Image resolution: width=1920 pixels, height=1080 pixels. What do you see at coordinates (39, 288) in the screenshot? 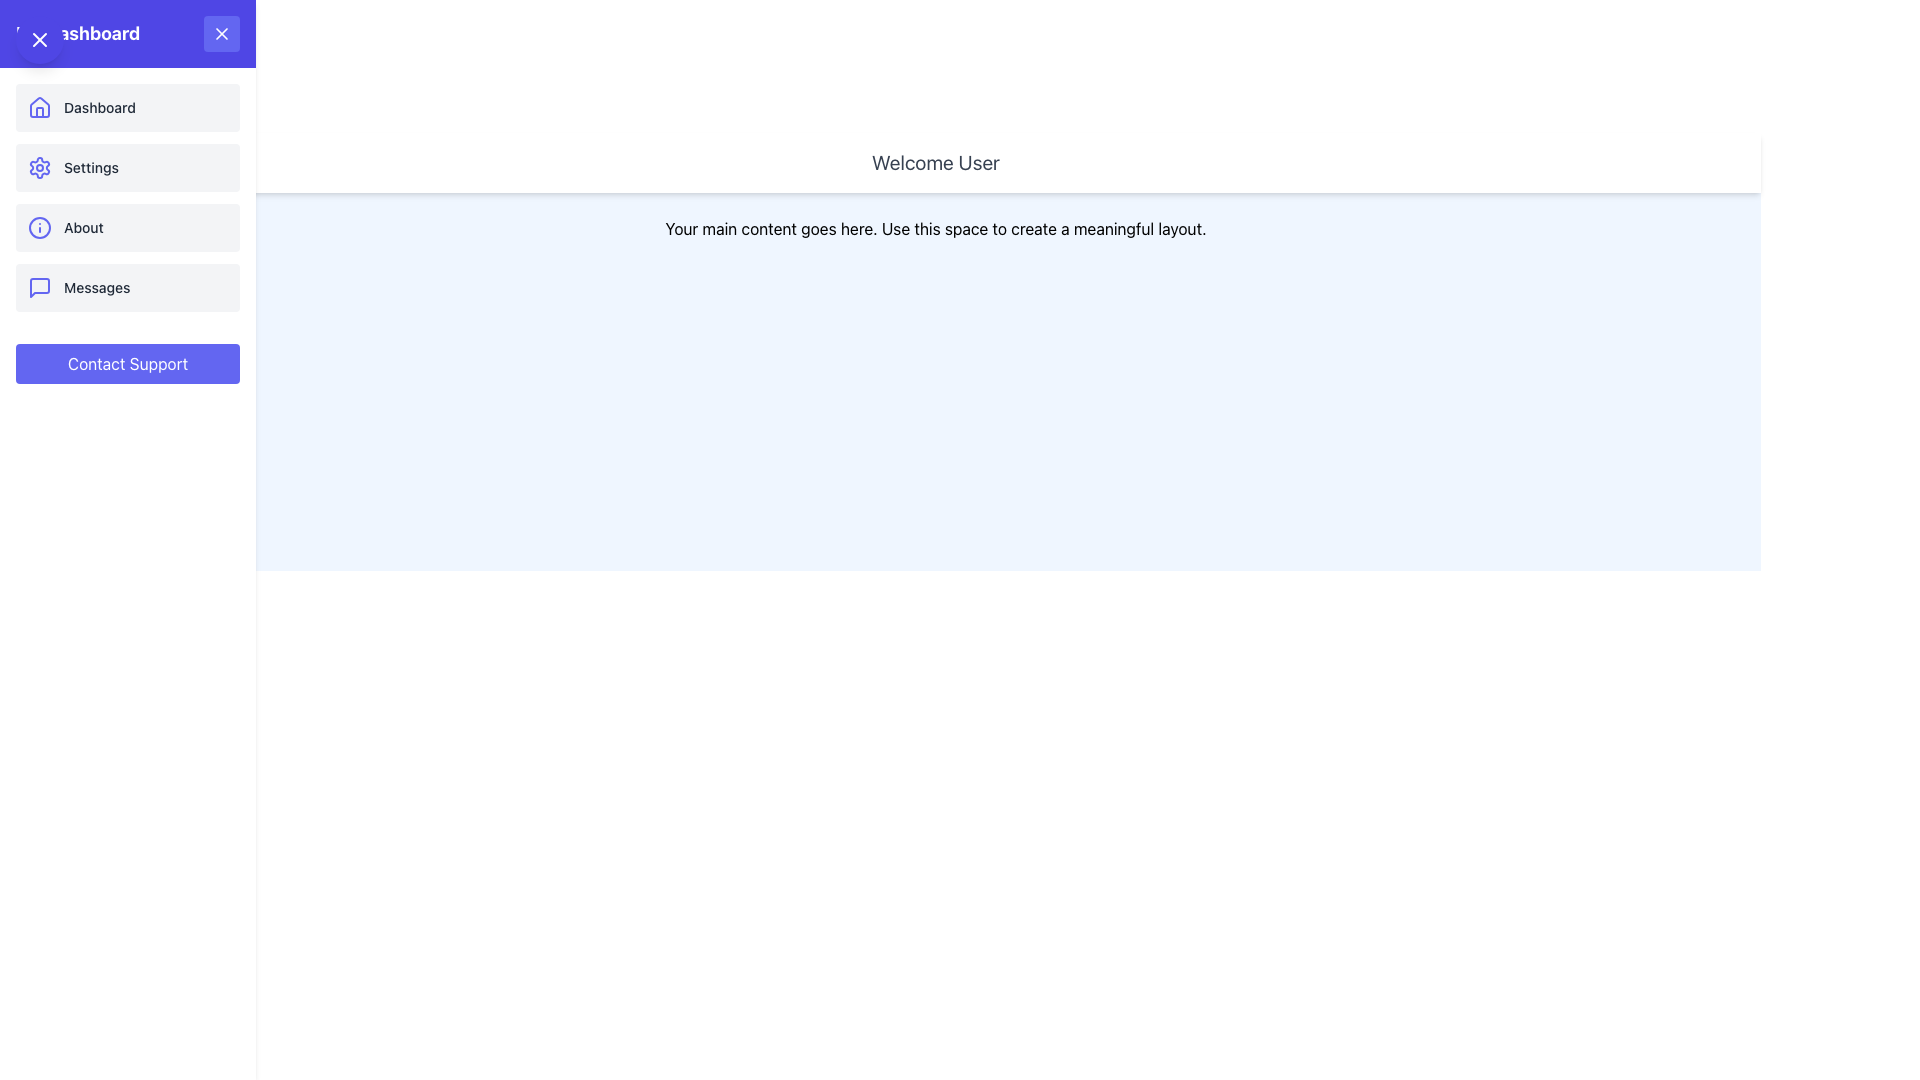
I see `the small, rounded rectangle blueish-purple icon located in the sidebar navigation panel, positioned to the left of the 'Messages' text label` at bounding box center [39, 288].